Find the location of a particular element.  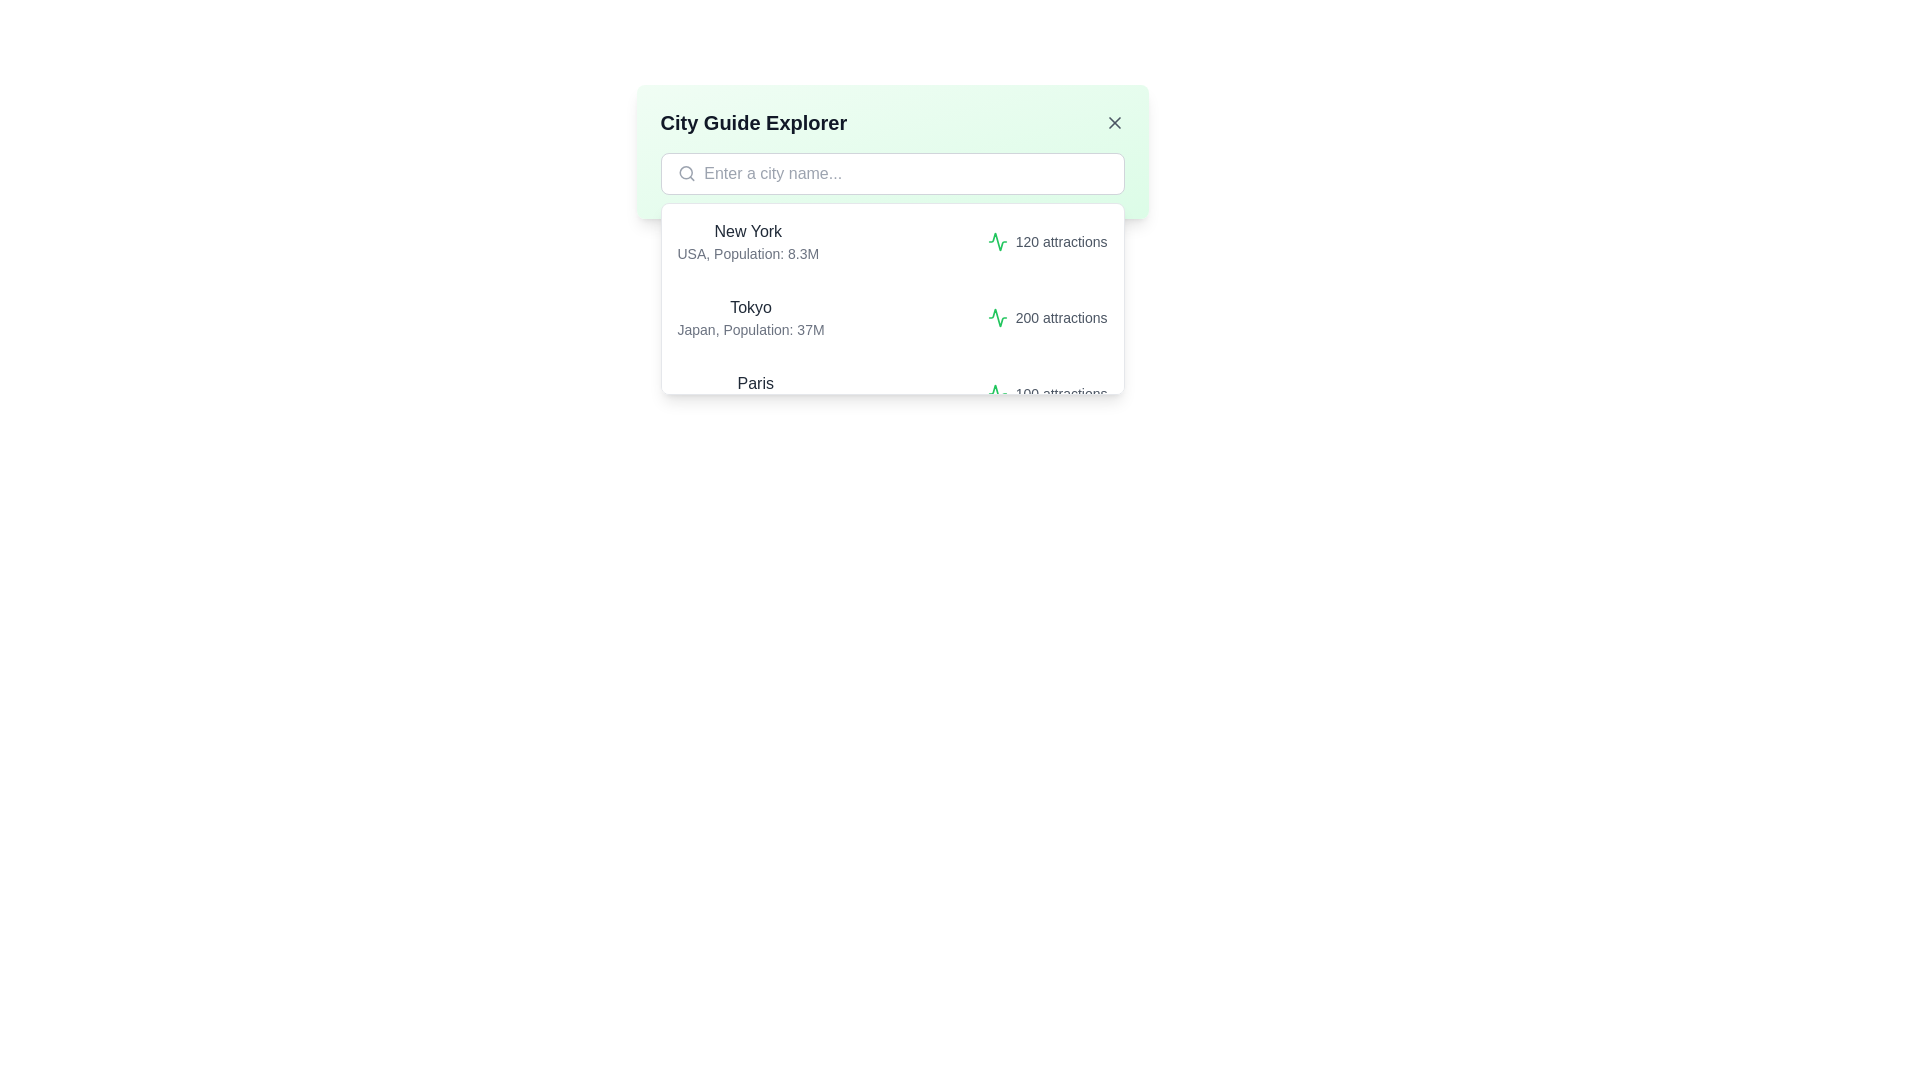

the text display component showing 'New York' and 'USA, Population: 8.3M' in the dropdown below the 'City Guide Explorer' search bar is located at coordinates (747, 241).